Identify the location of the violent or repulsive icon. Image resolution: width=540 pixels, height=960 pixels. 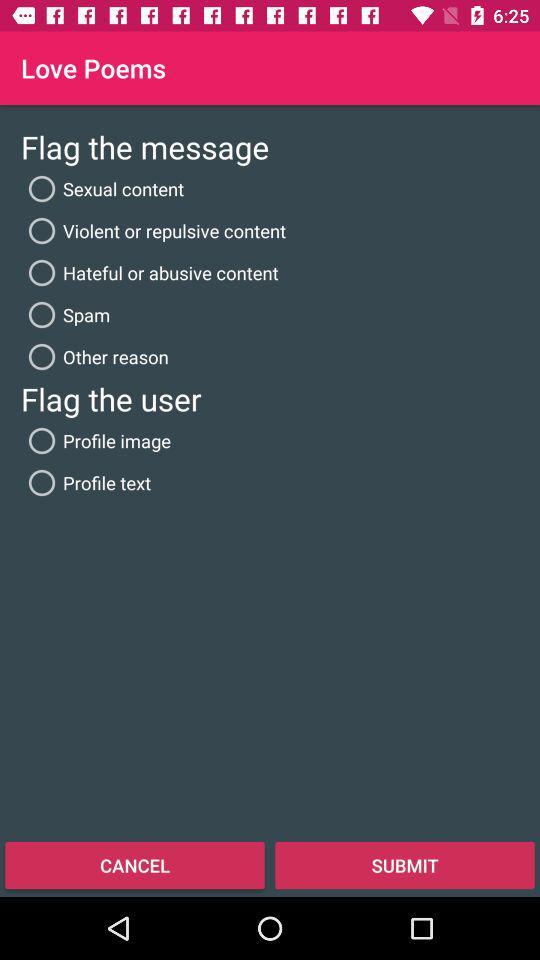
(152, 230).